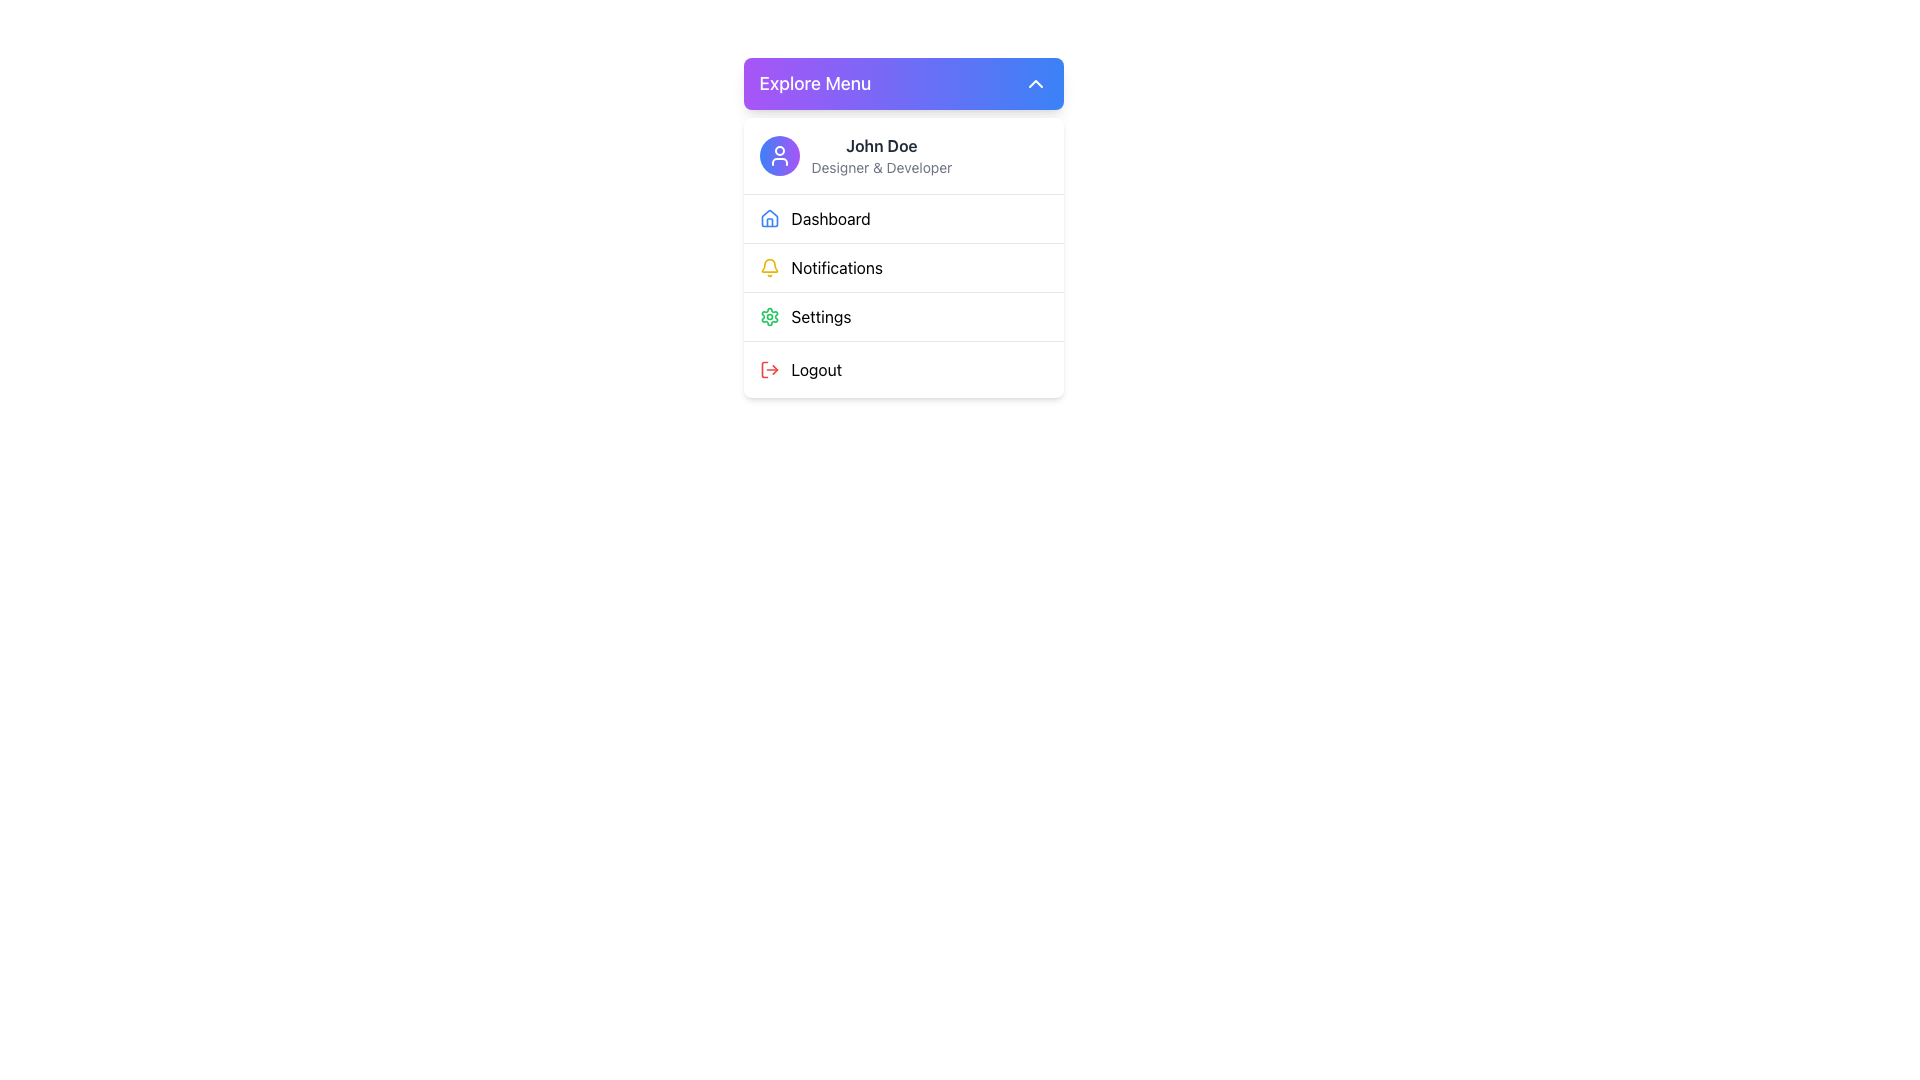  What do you see at coordinates (778, 154) in the screenshot?
I see `the Profile Icon located at the top-left of the menu card, next to the text 'John Doe' and the subtitle 'Designer & Developer'` at bounding box center [778, 154].